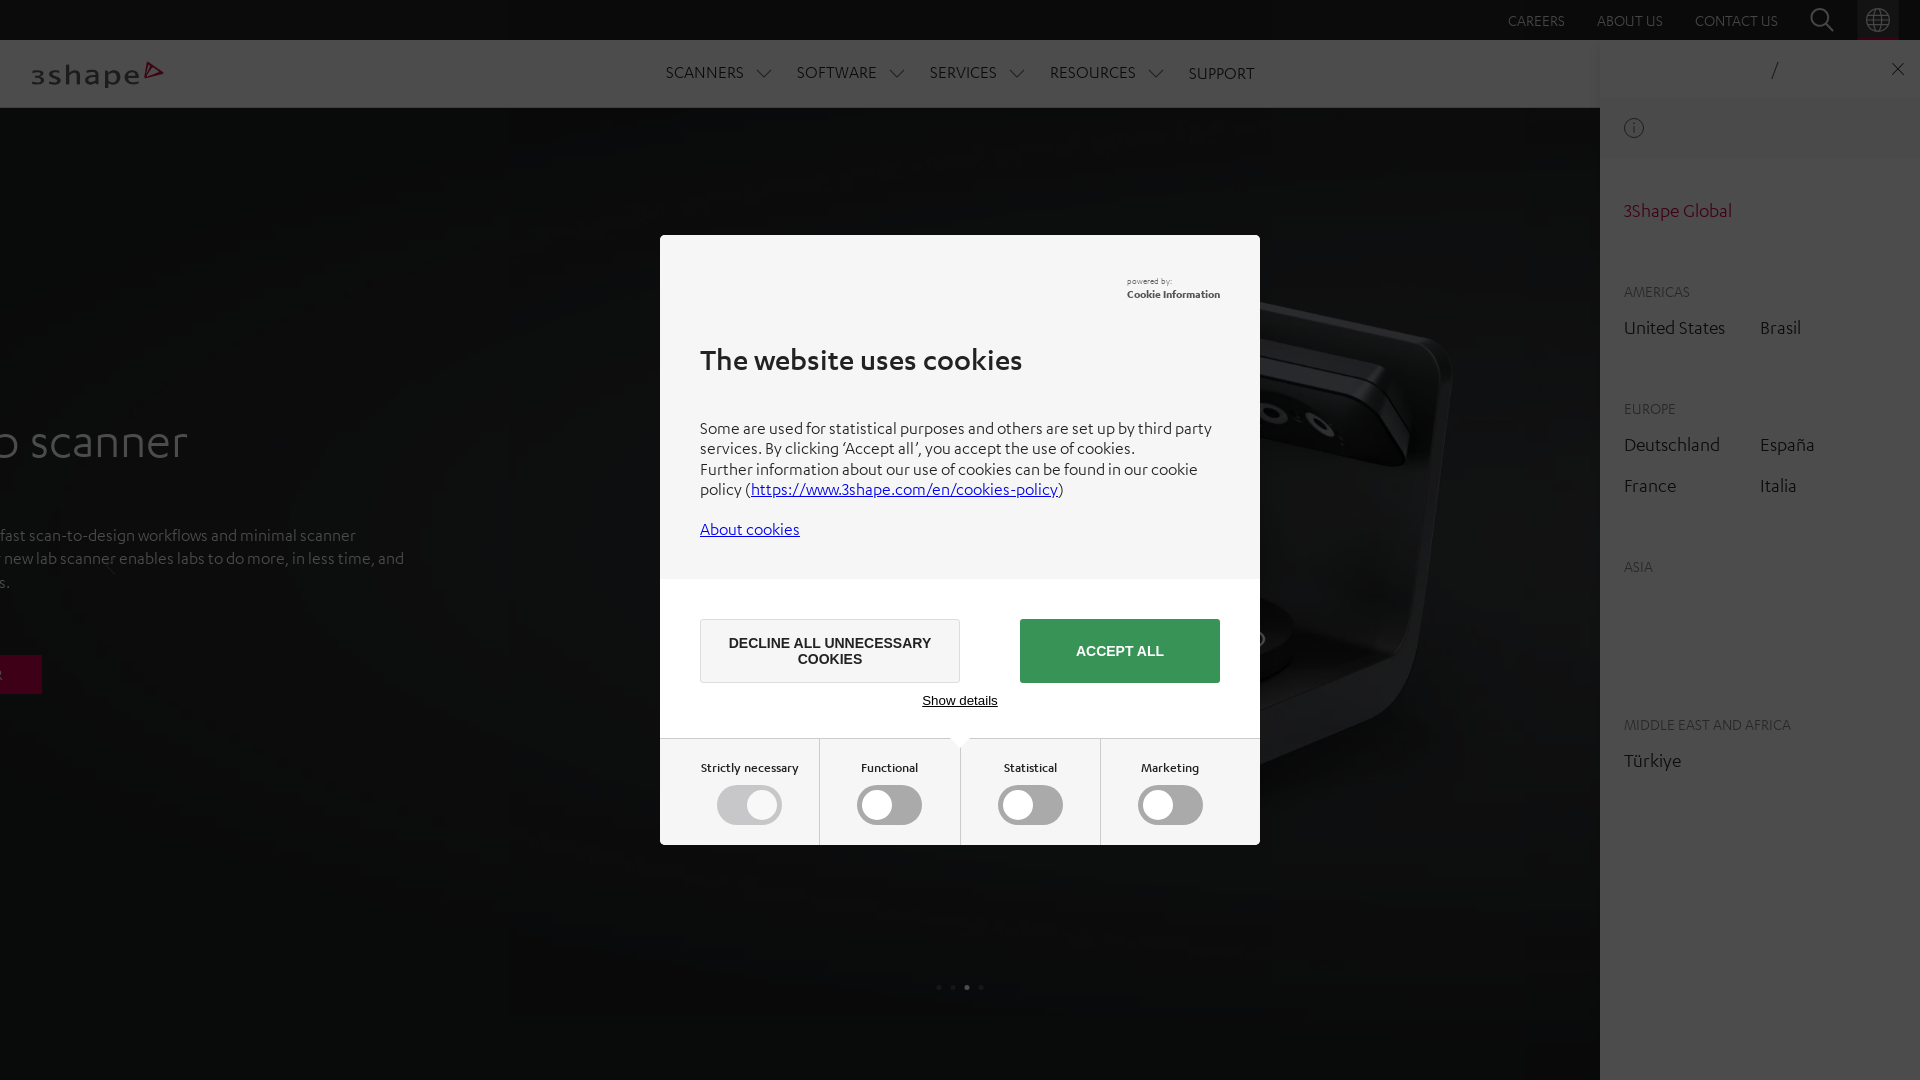 Image resolution: width=1920 pixels, height=1080 pixels. What do you see at coordinates (96, 73) in the screenshot?
I see `'3Shape'` at bounding box center [96, 73].